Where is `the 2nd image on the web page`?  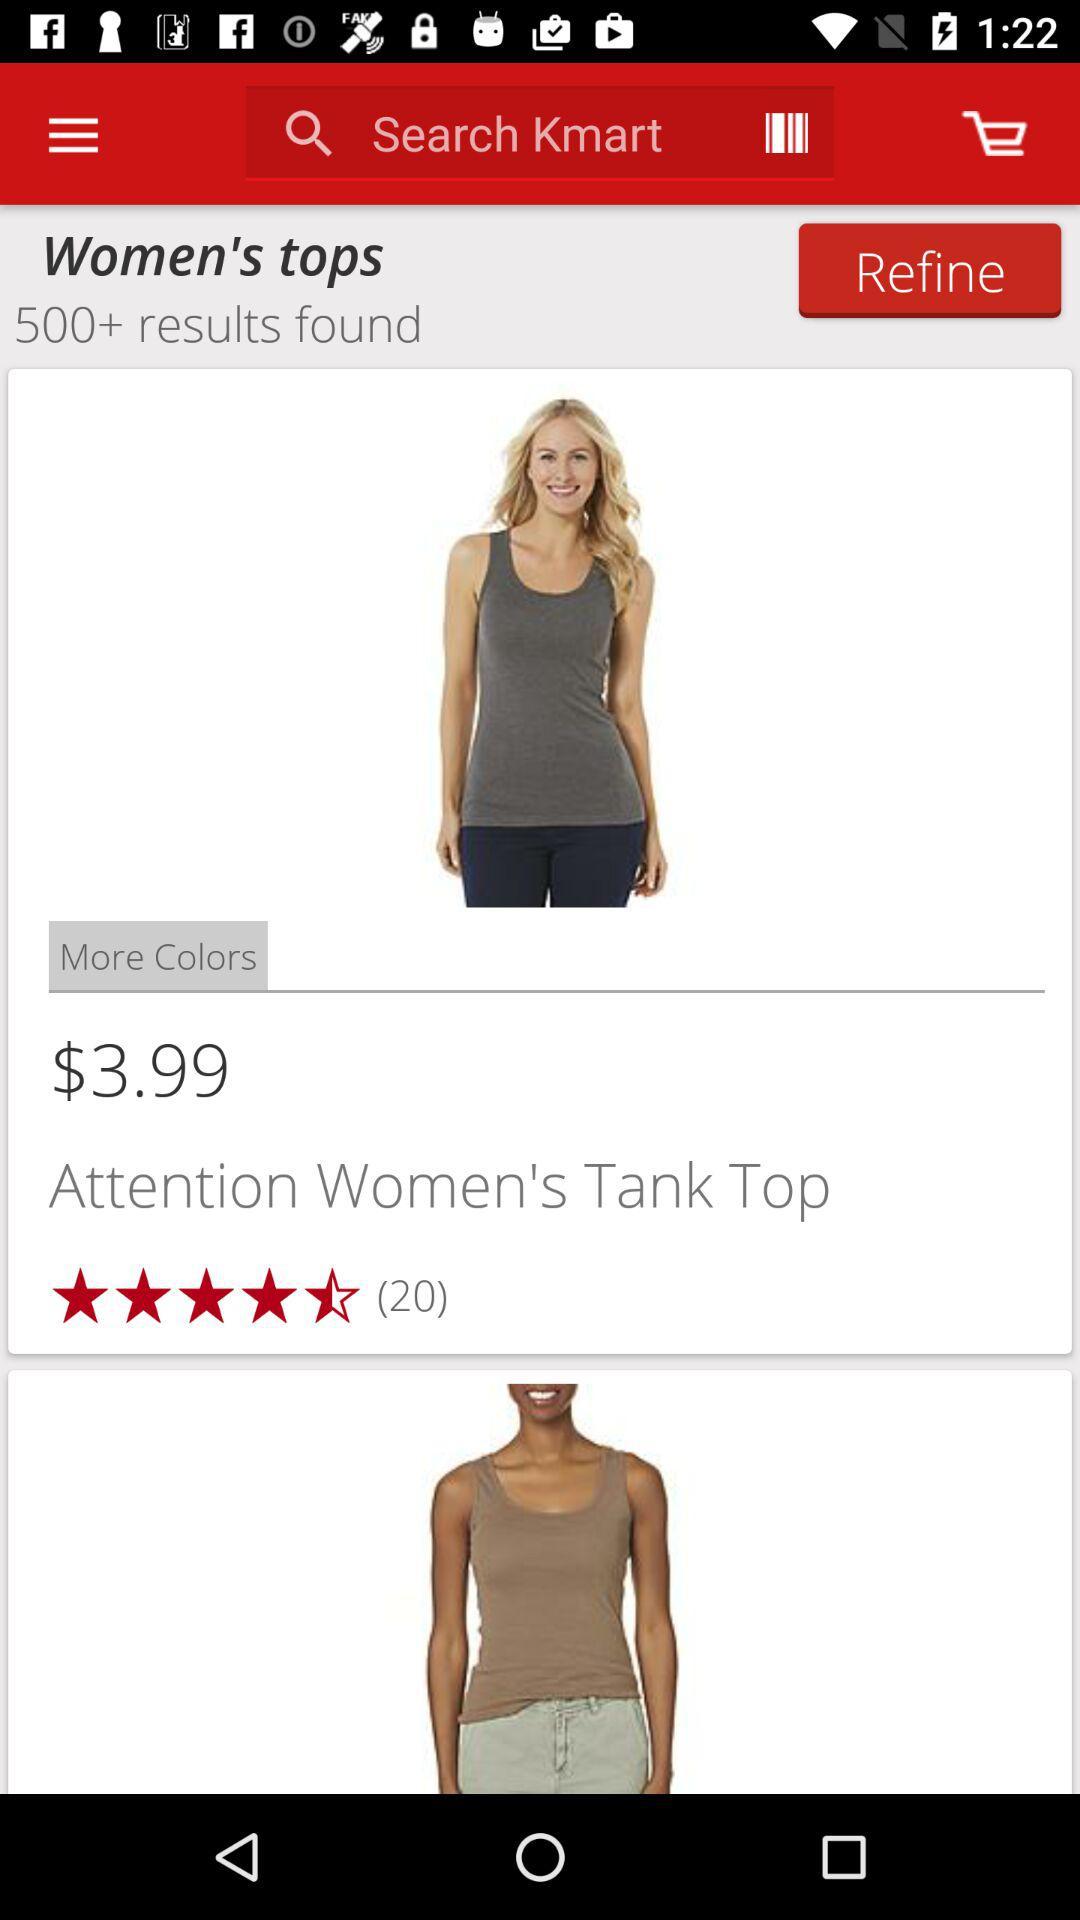
the 2nd image on the web page is located at coordinates (540, 1581).